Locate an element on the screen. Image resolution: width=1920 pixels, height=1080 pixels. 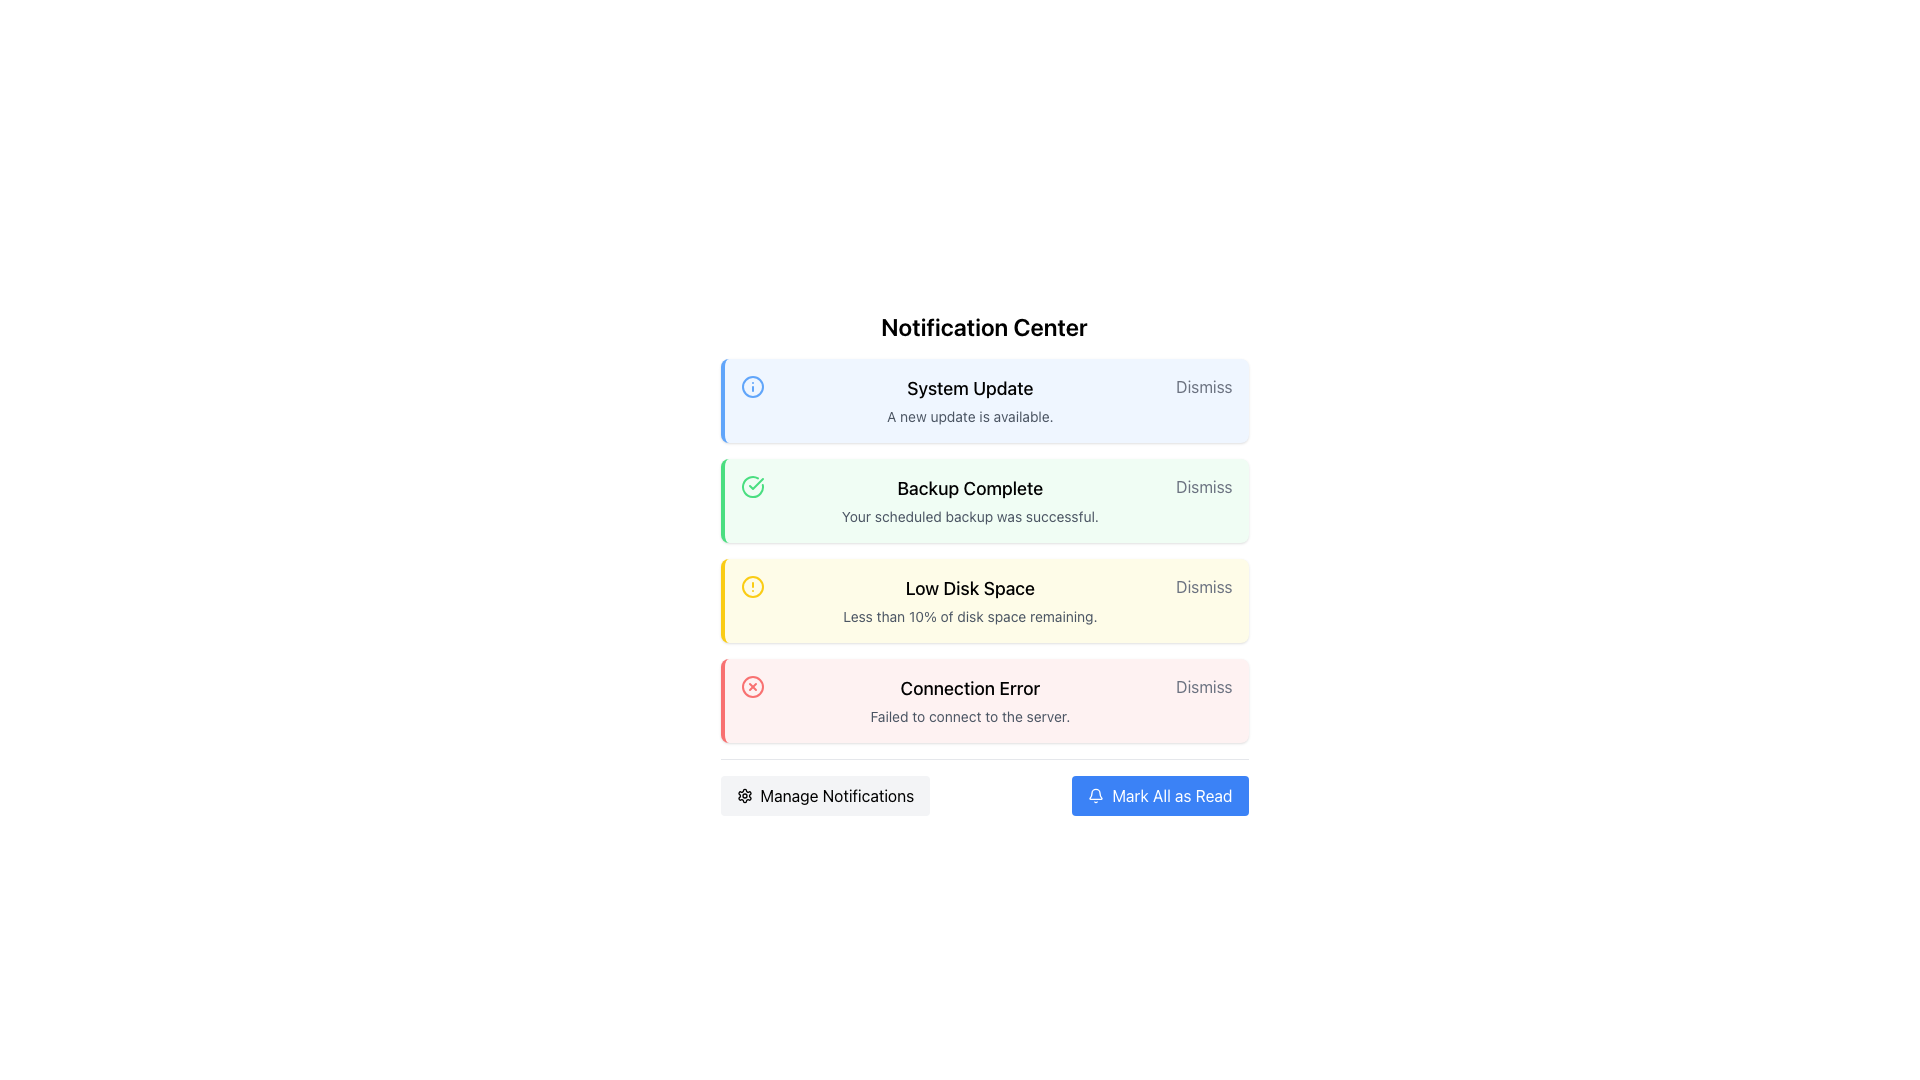
the button at the bottom-right of the notification panel to mark all notifications as read is located at coordinates (1160, 794).